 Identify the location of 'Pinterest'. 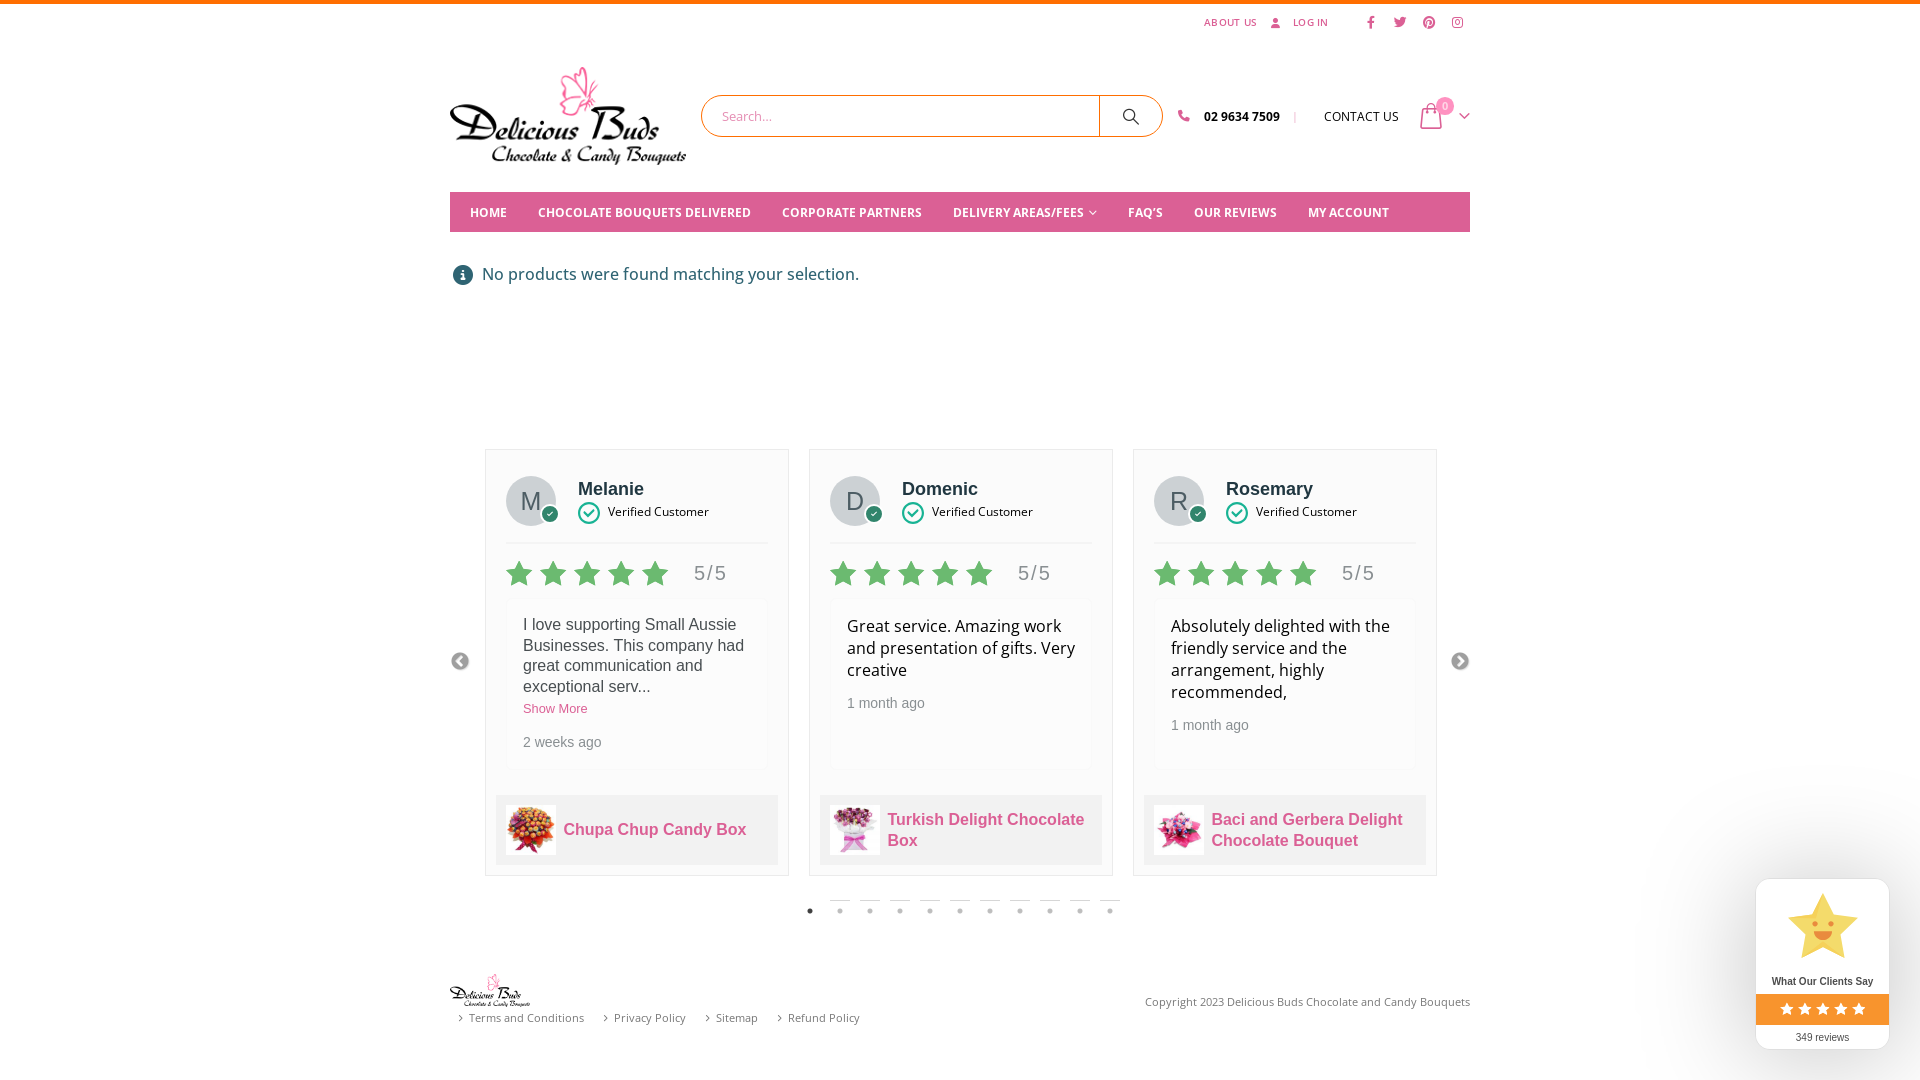
(1428, 22).